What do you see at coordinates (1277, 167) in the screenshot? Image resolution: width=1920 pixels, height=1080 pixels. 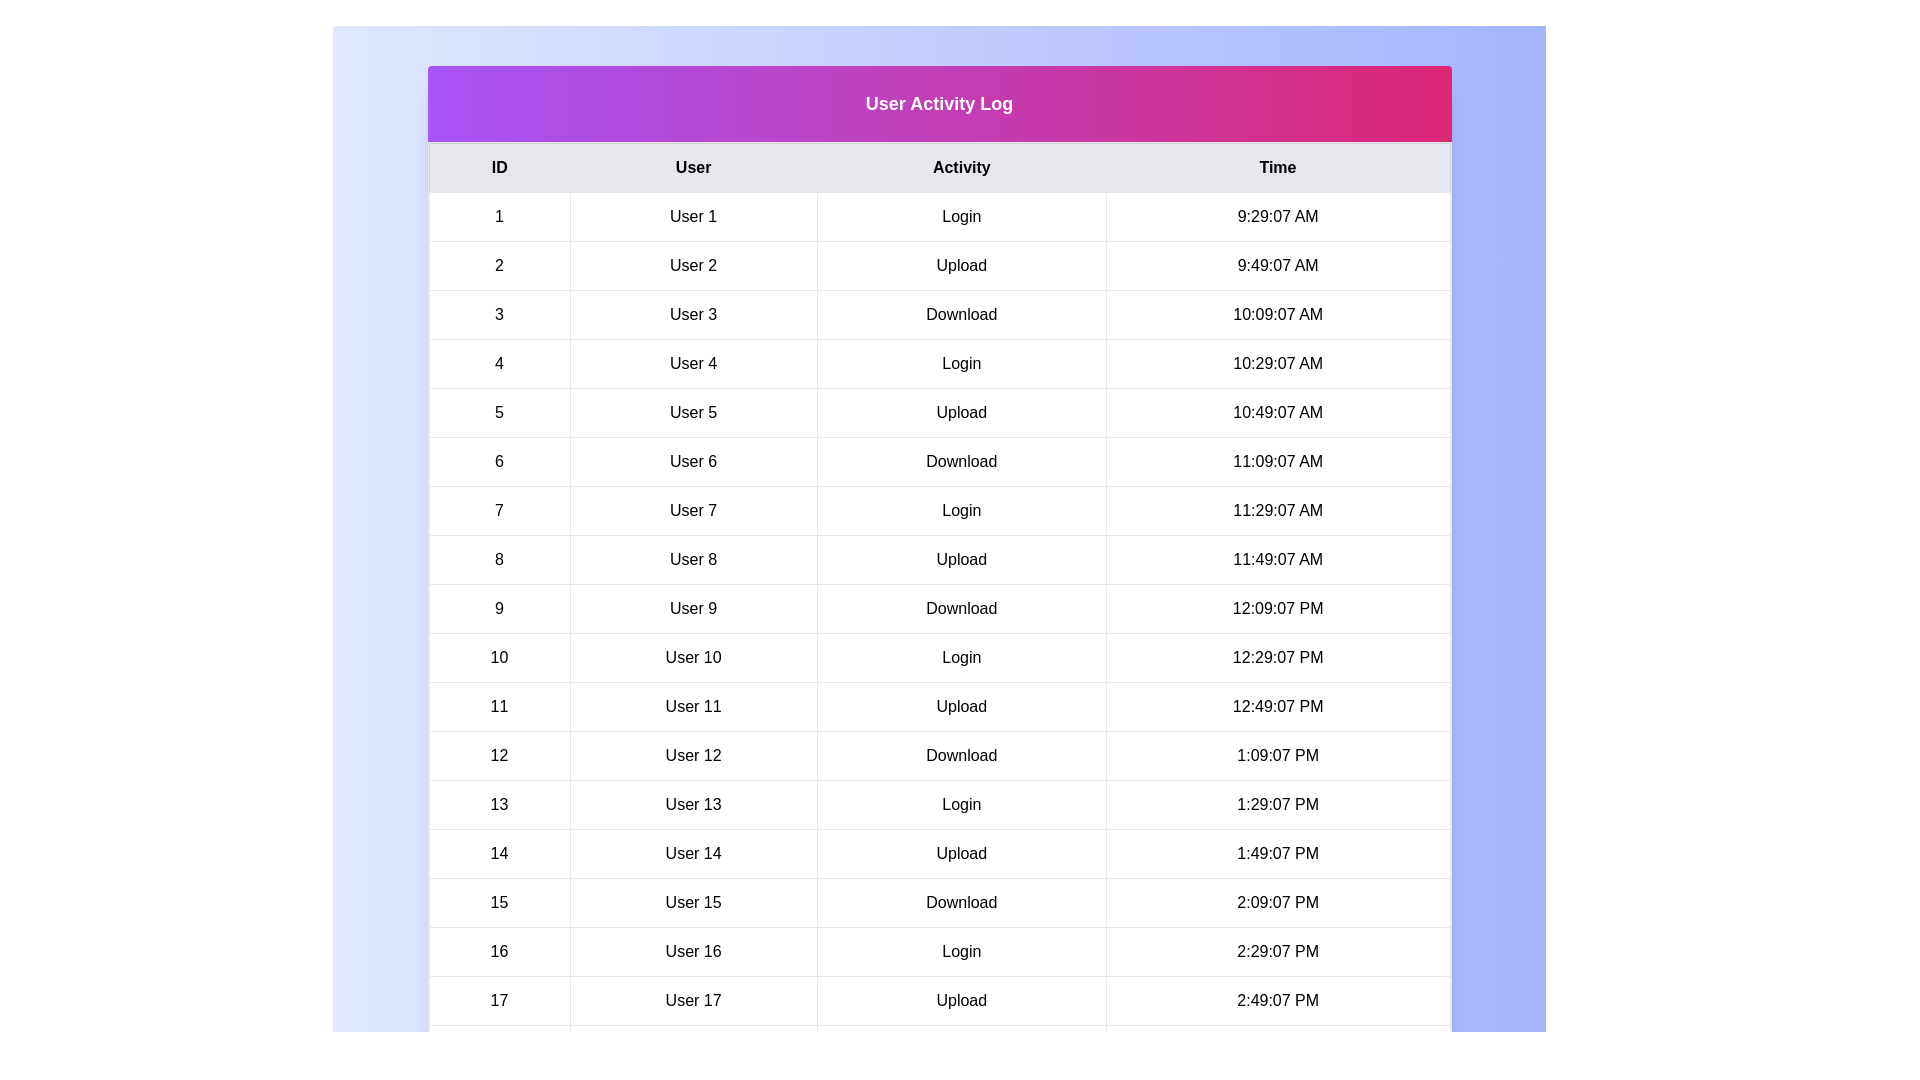 I see `the table header corresponding to the column Time to sort by that column` at bounding box center [1277, 167].